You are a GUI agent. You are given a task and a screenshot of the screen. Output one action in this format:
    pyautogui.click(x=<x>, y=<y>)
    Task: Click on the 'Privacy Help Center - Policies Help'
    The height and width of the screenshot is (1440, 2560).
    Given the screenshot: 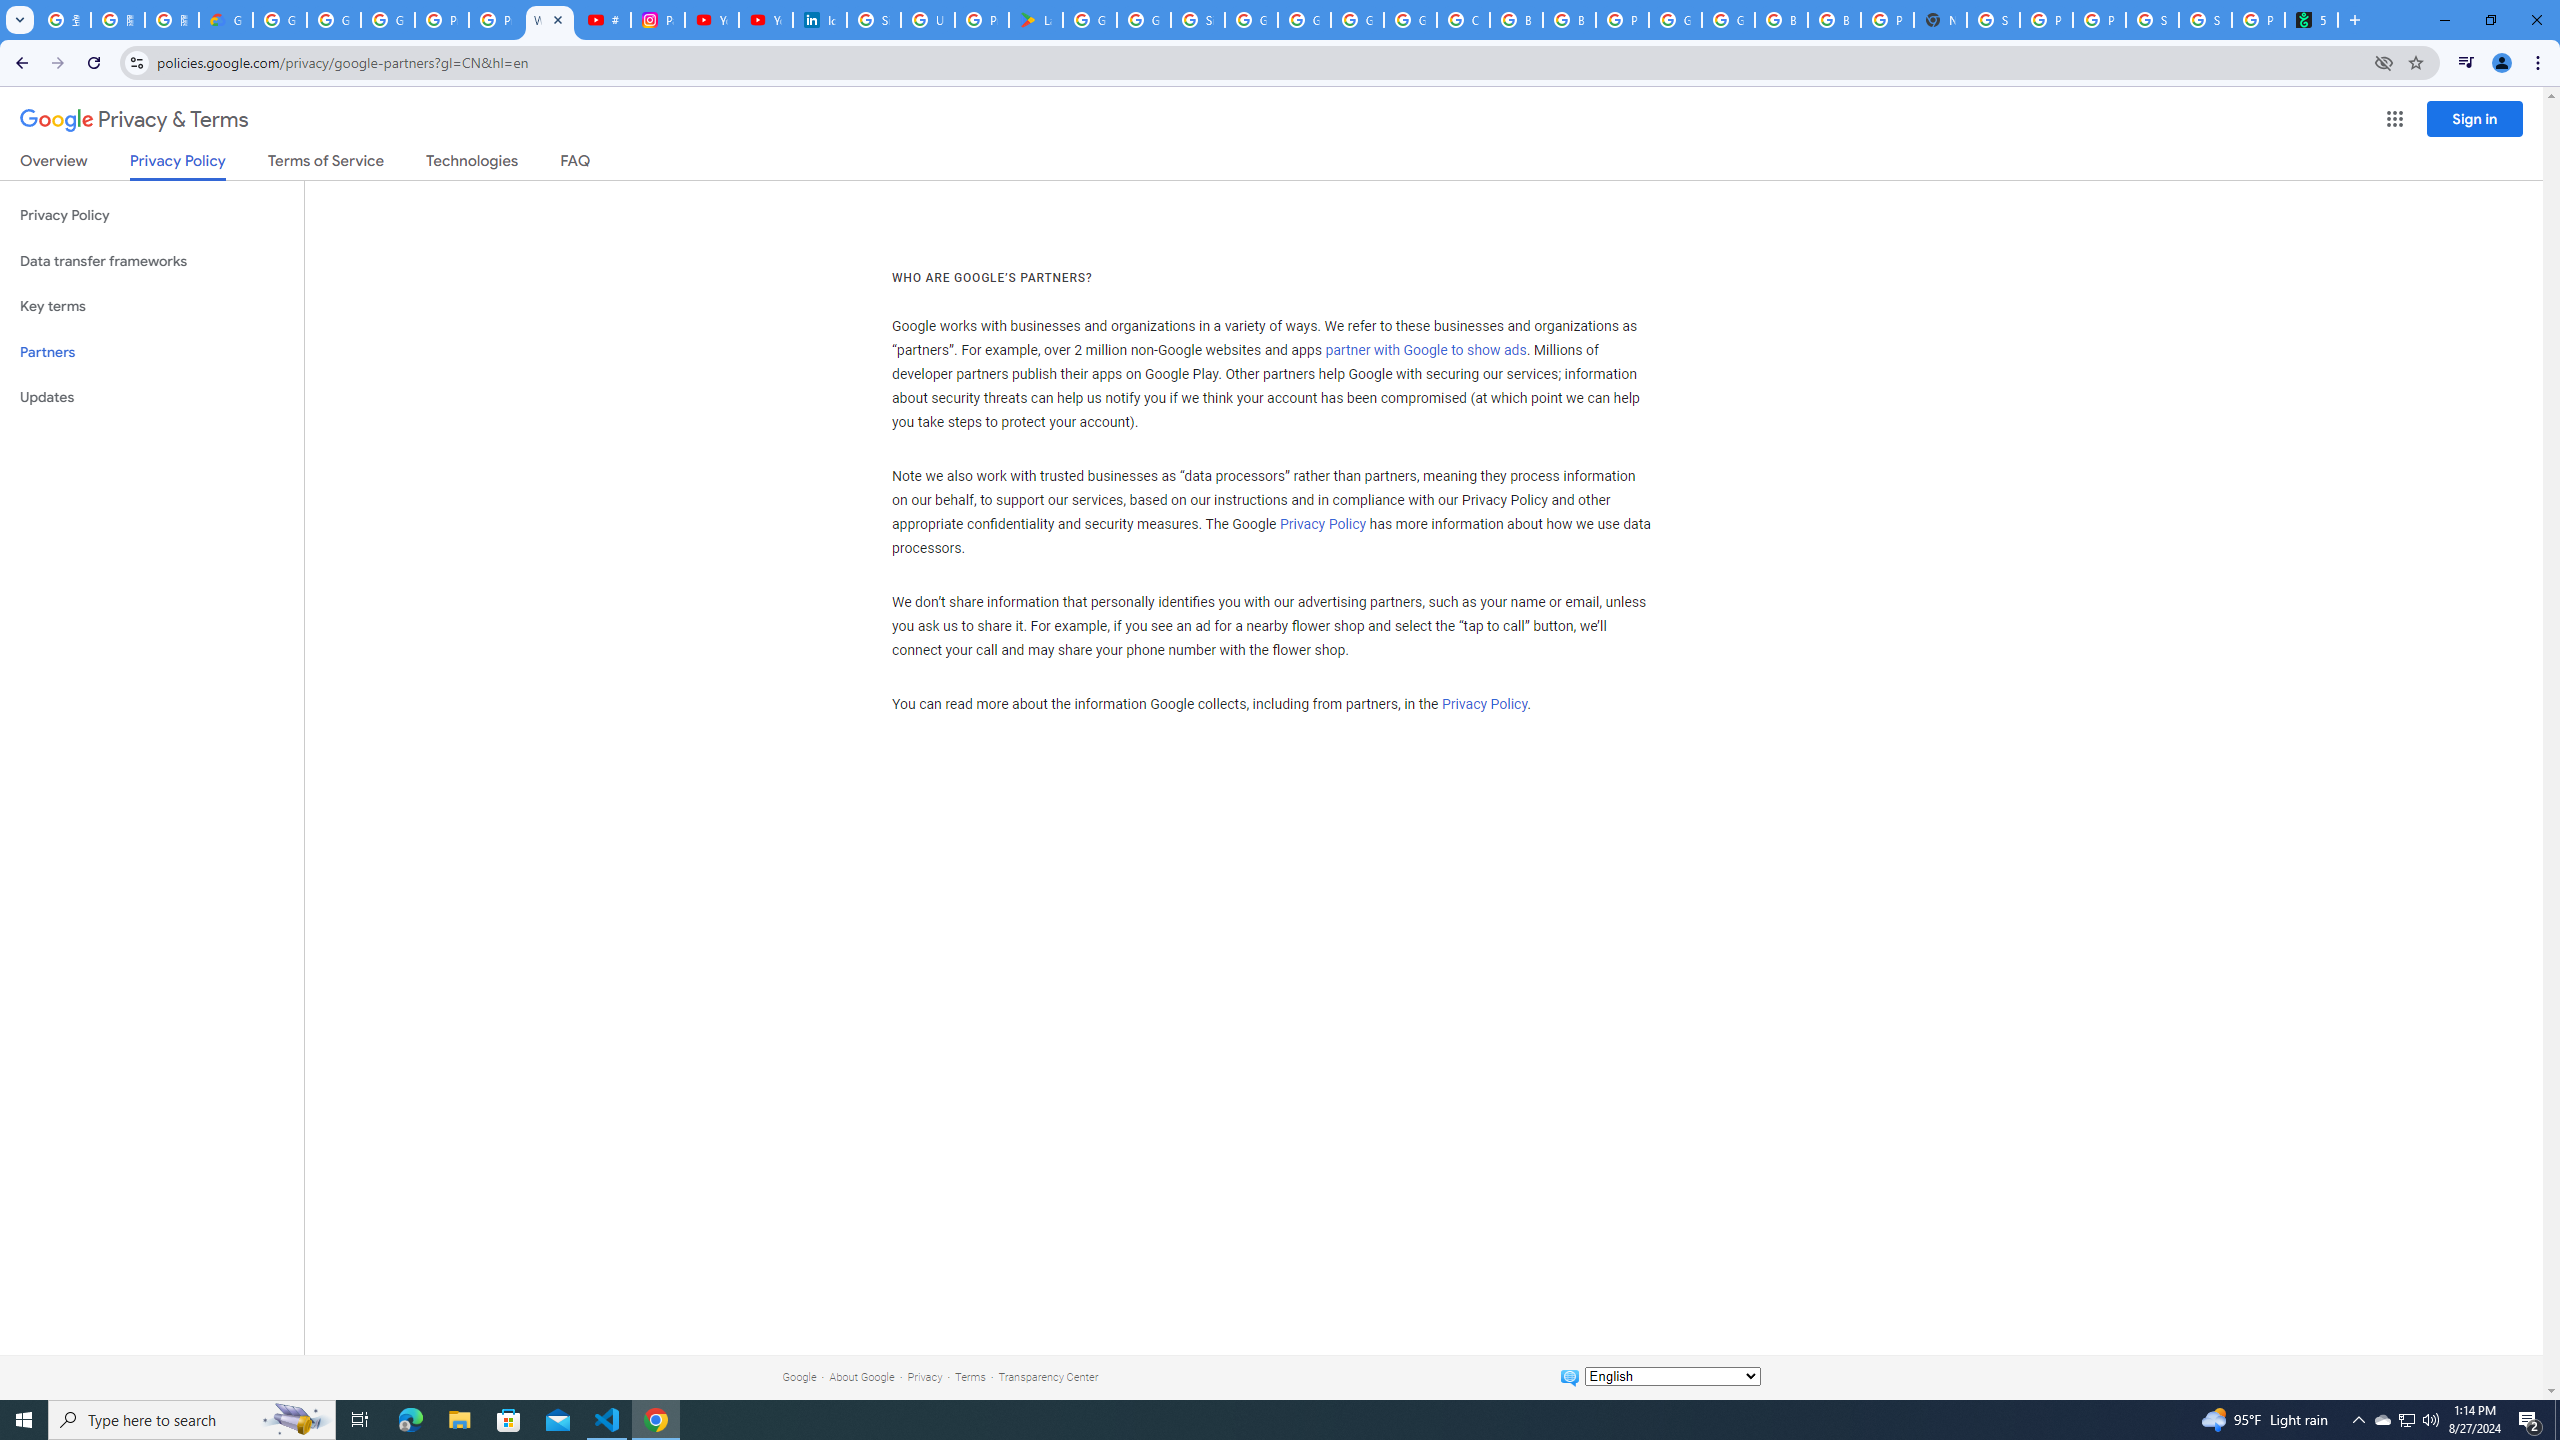 What is the action you would take?
    pyautogui.click(x=496, y=19)
    